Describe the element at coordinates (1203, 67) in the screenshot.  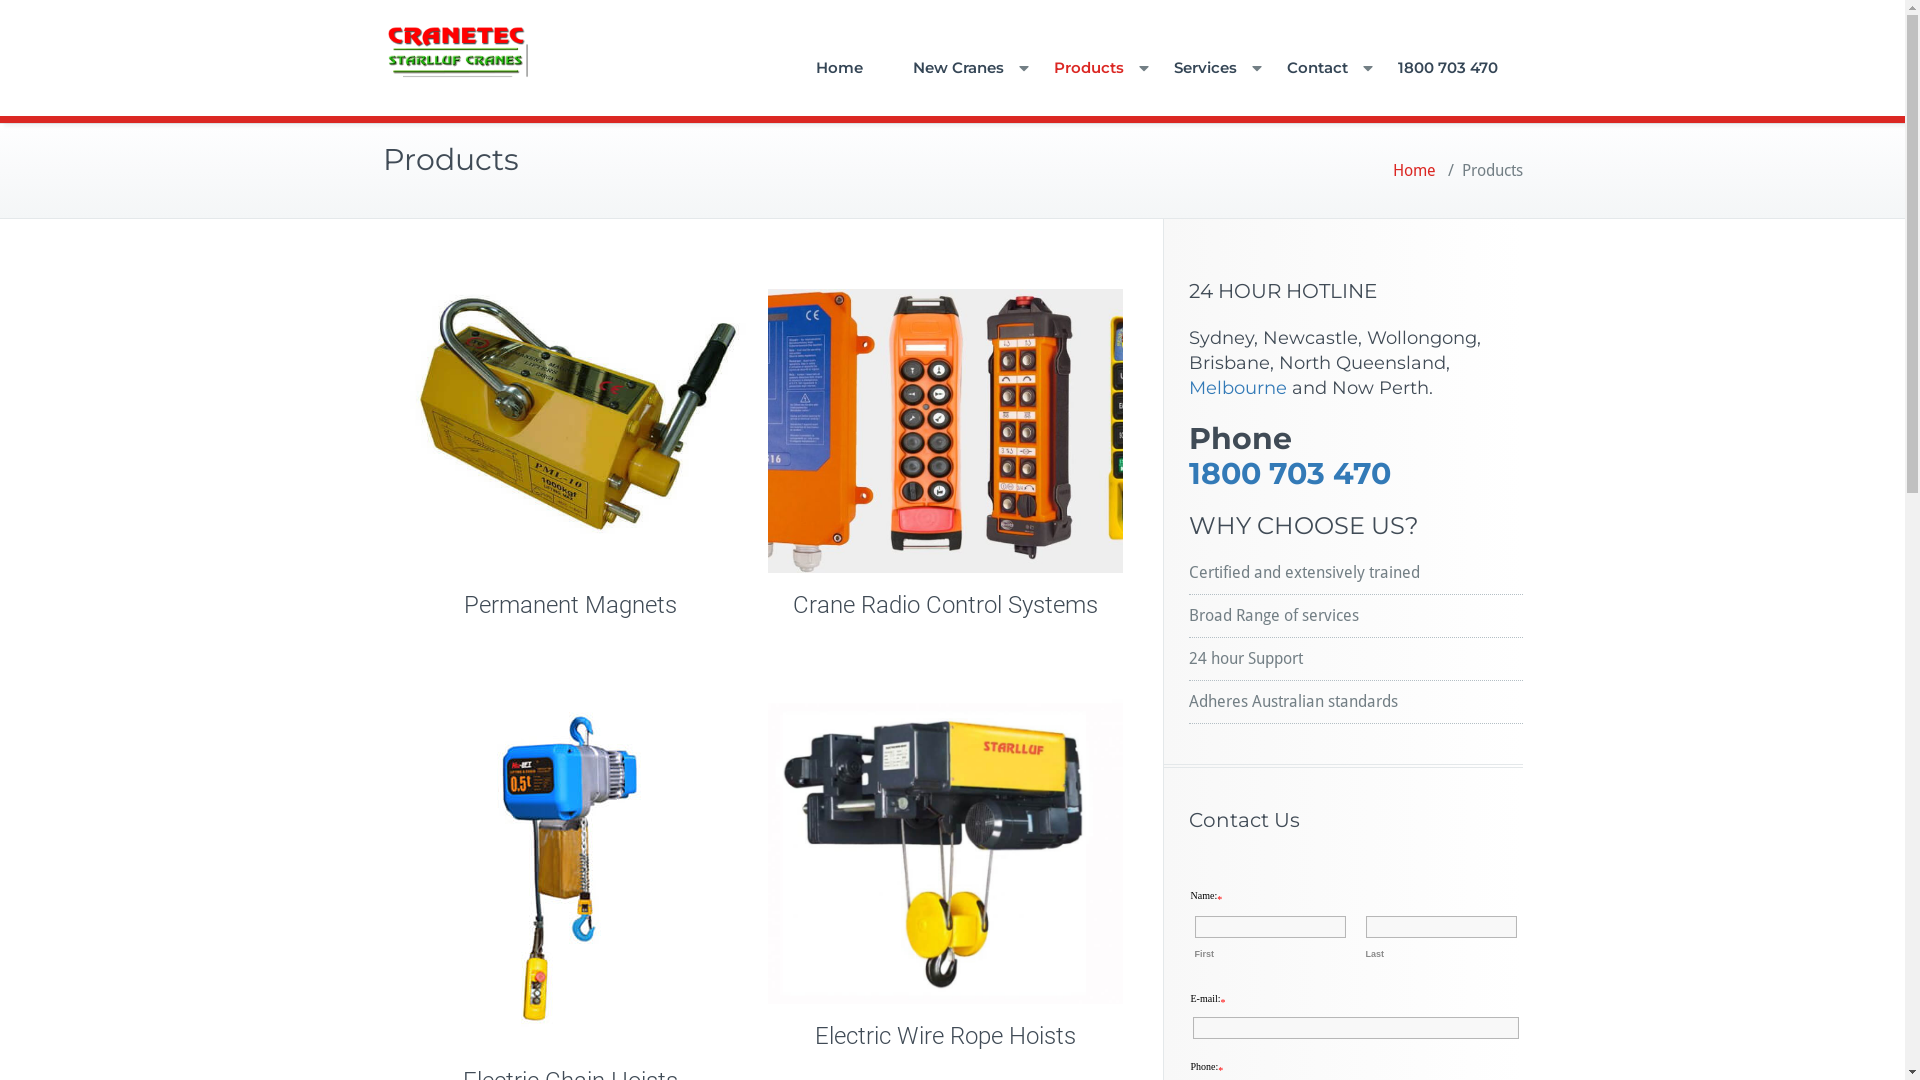
I see `'Services'` at that location.